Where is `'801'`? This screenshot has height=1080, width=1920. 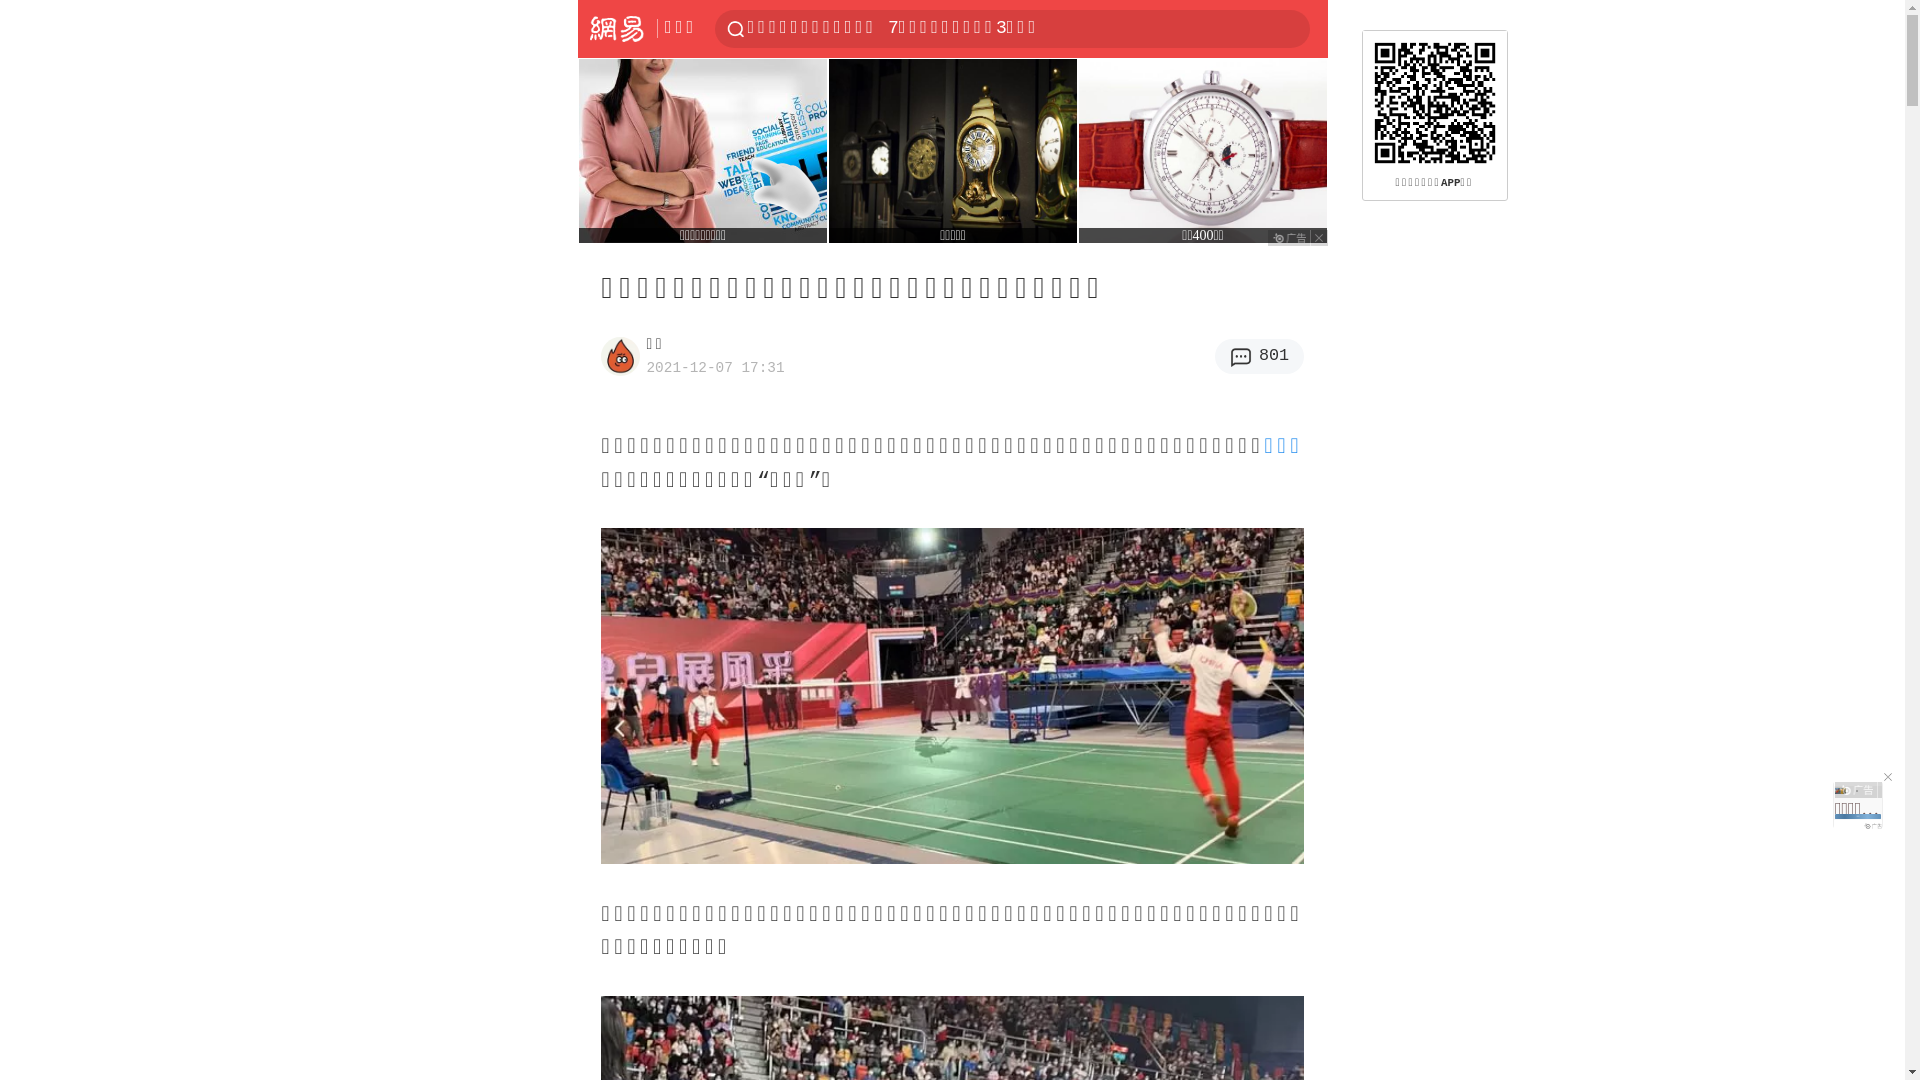
'801' is located at coordinates (1258, 355).